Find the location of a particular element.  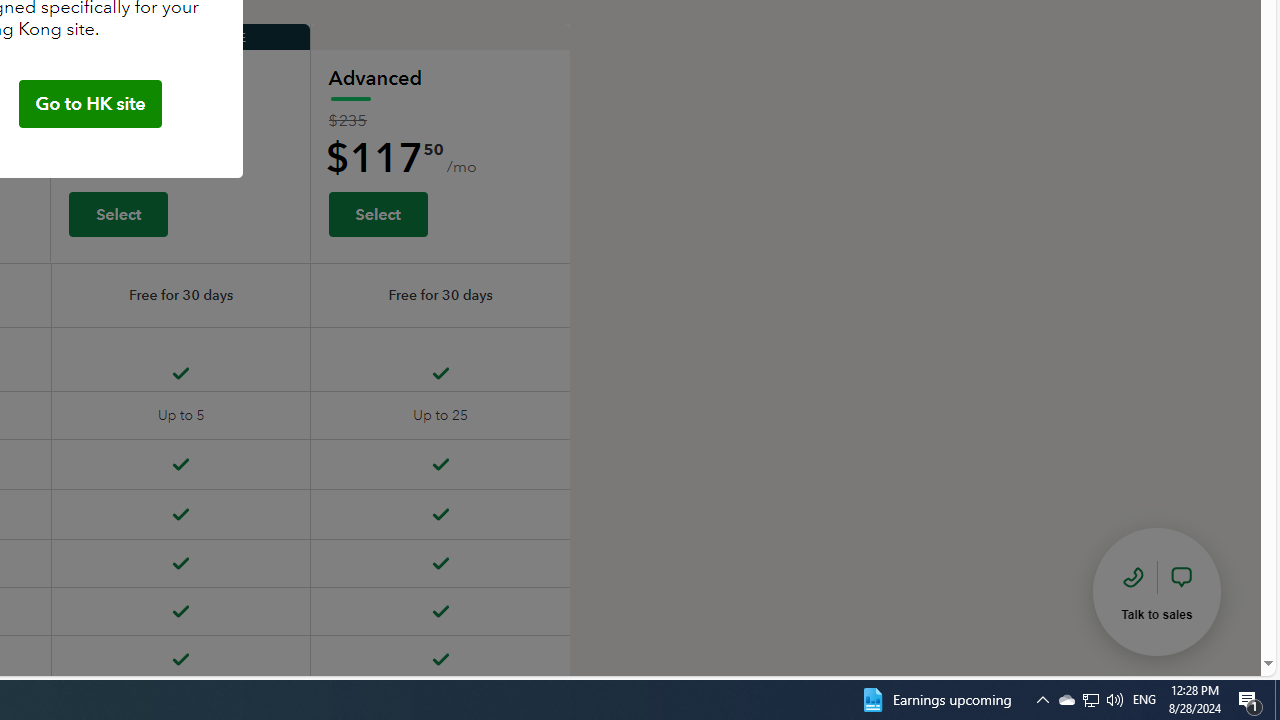

'Select advanced' is located at coordinates (377, 213).